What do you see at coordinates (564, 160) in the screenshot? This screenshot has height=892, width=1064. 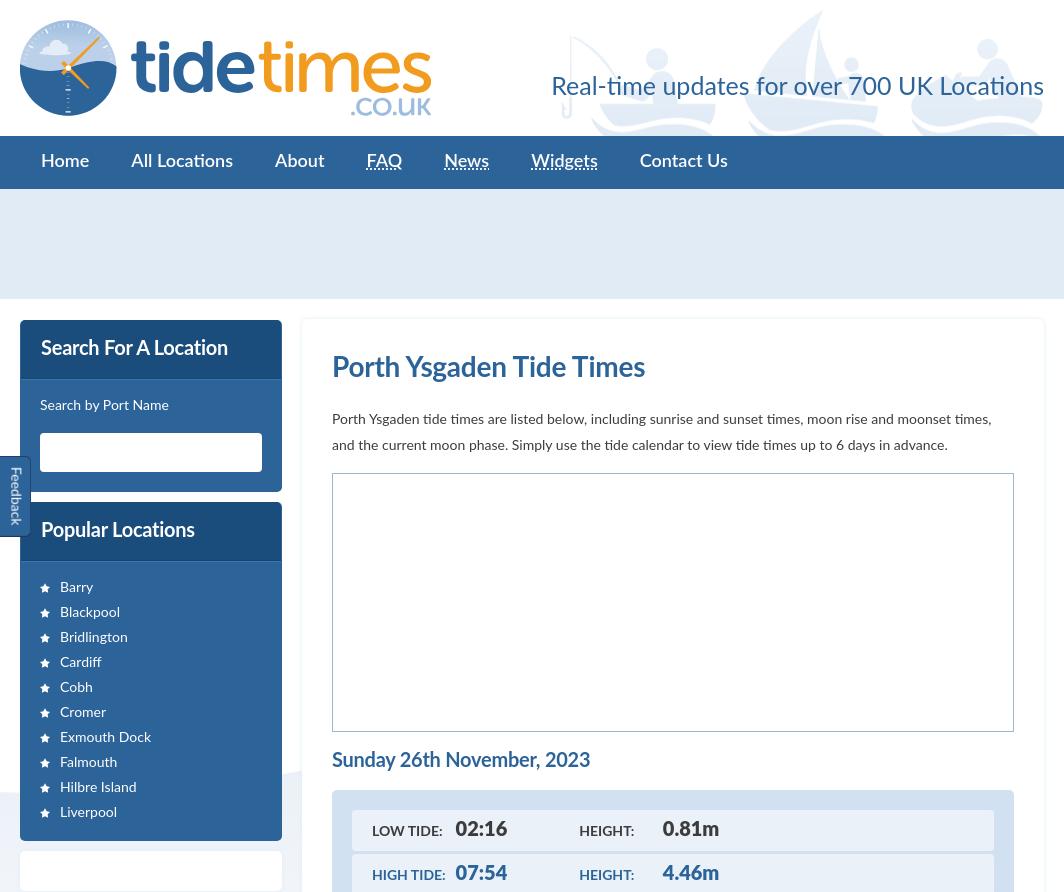 I see `'Widgets'` at bounding box center [564, 160].